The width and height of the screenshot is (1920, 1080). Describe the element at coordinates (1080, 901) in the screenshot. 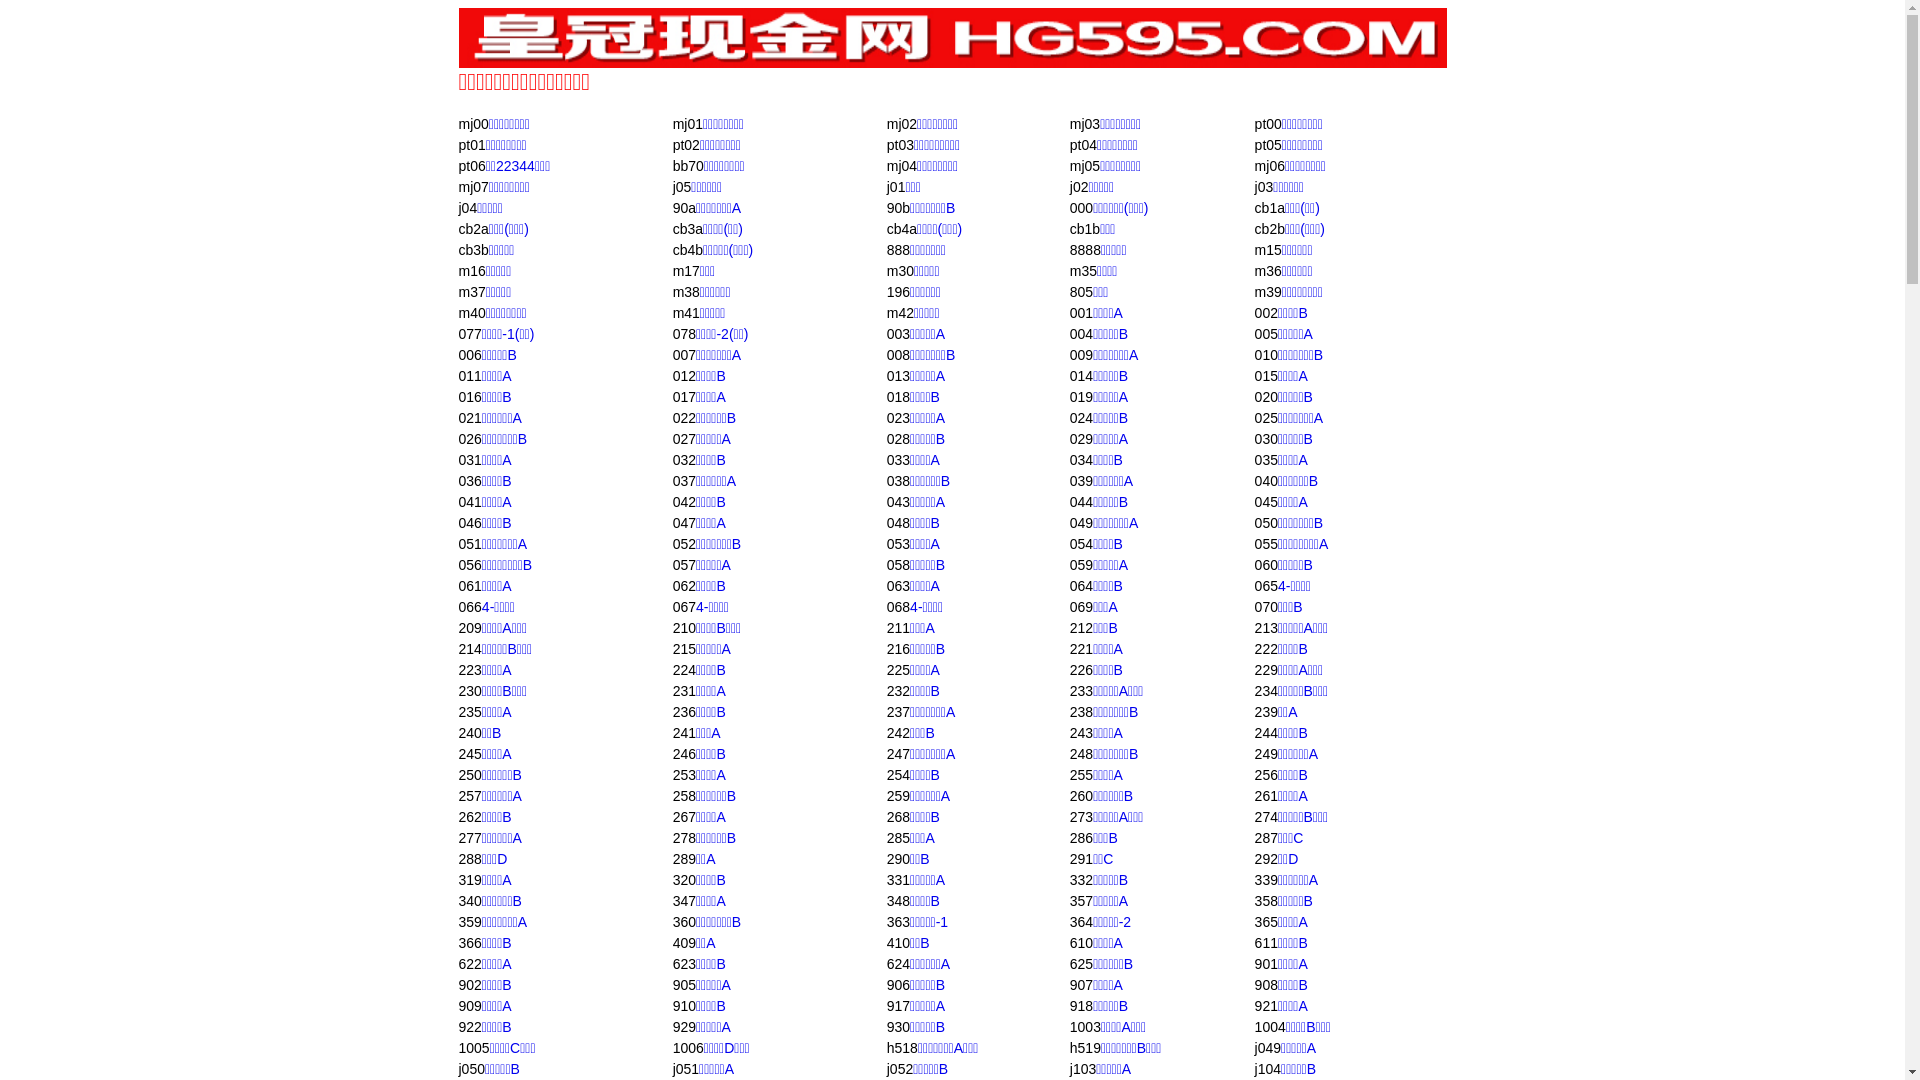

I see `'357'` at that location.